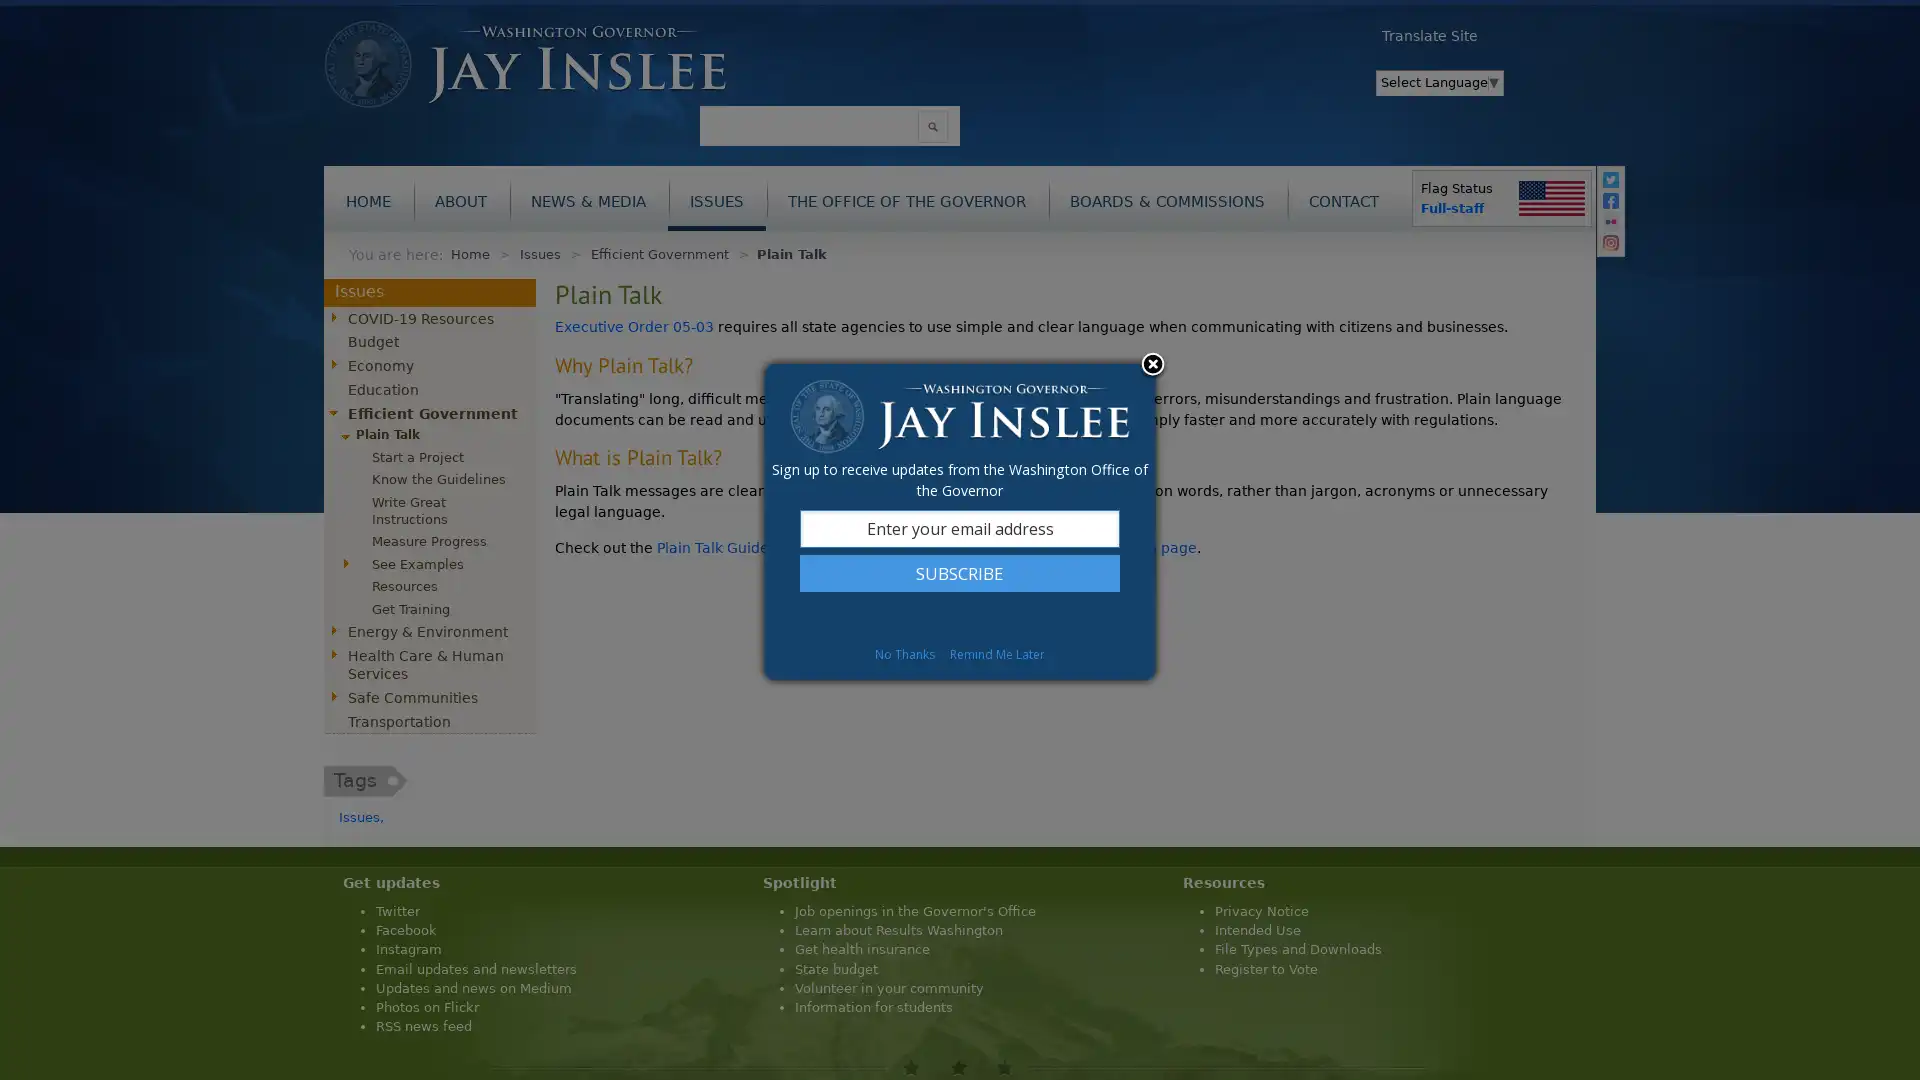  Describe the element at coordinates (997, 654) in the screenshot. I see `Remind Me Later` at that location.